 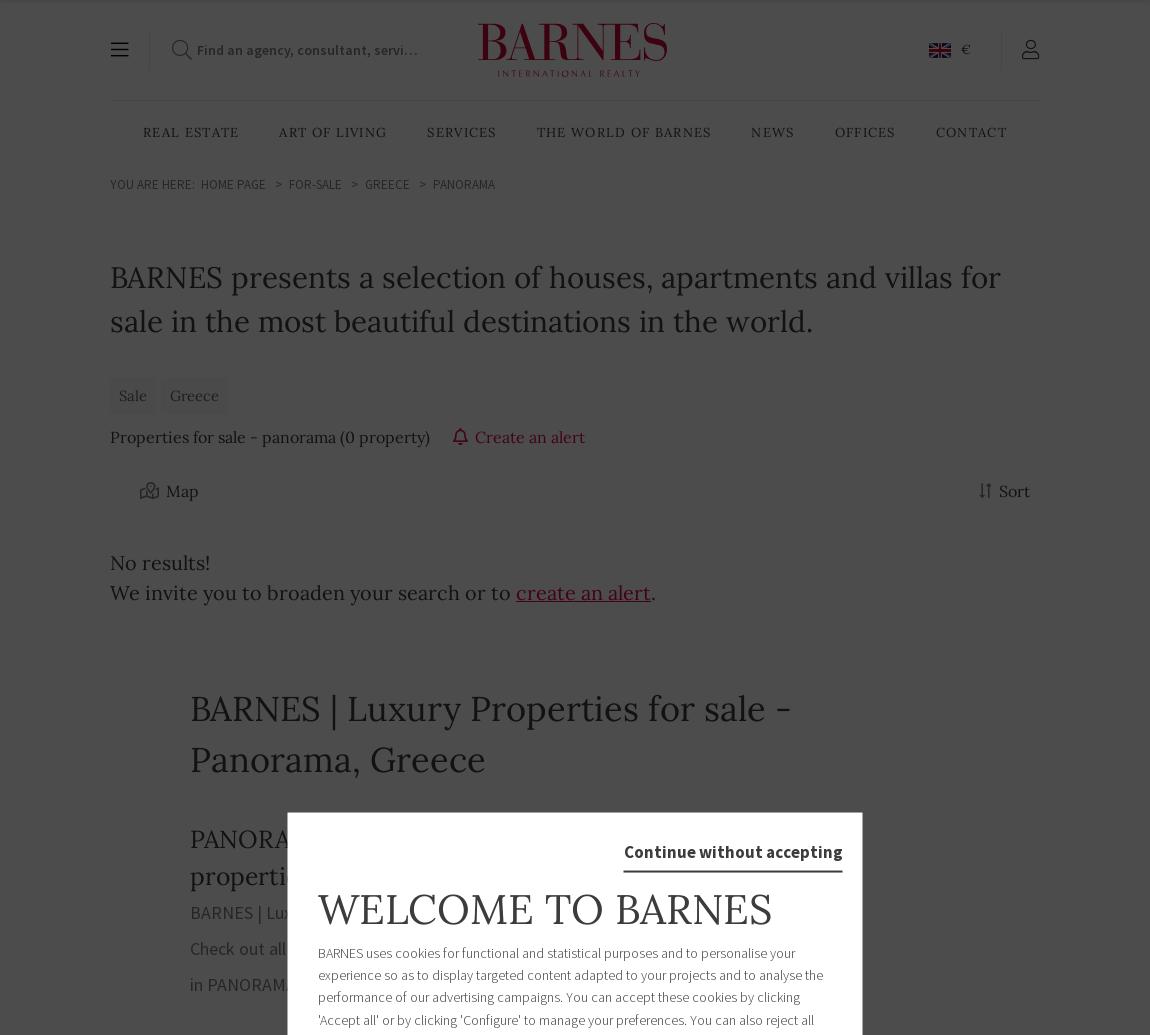 I want to click on 'Our publications', so click(x=602, y=277).